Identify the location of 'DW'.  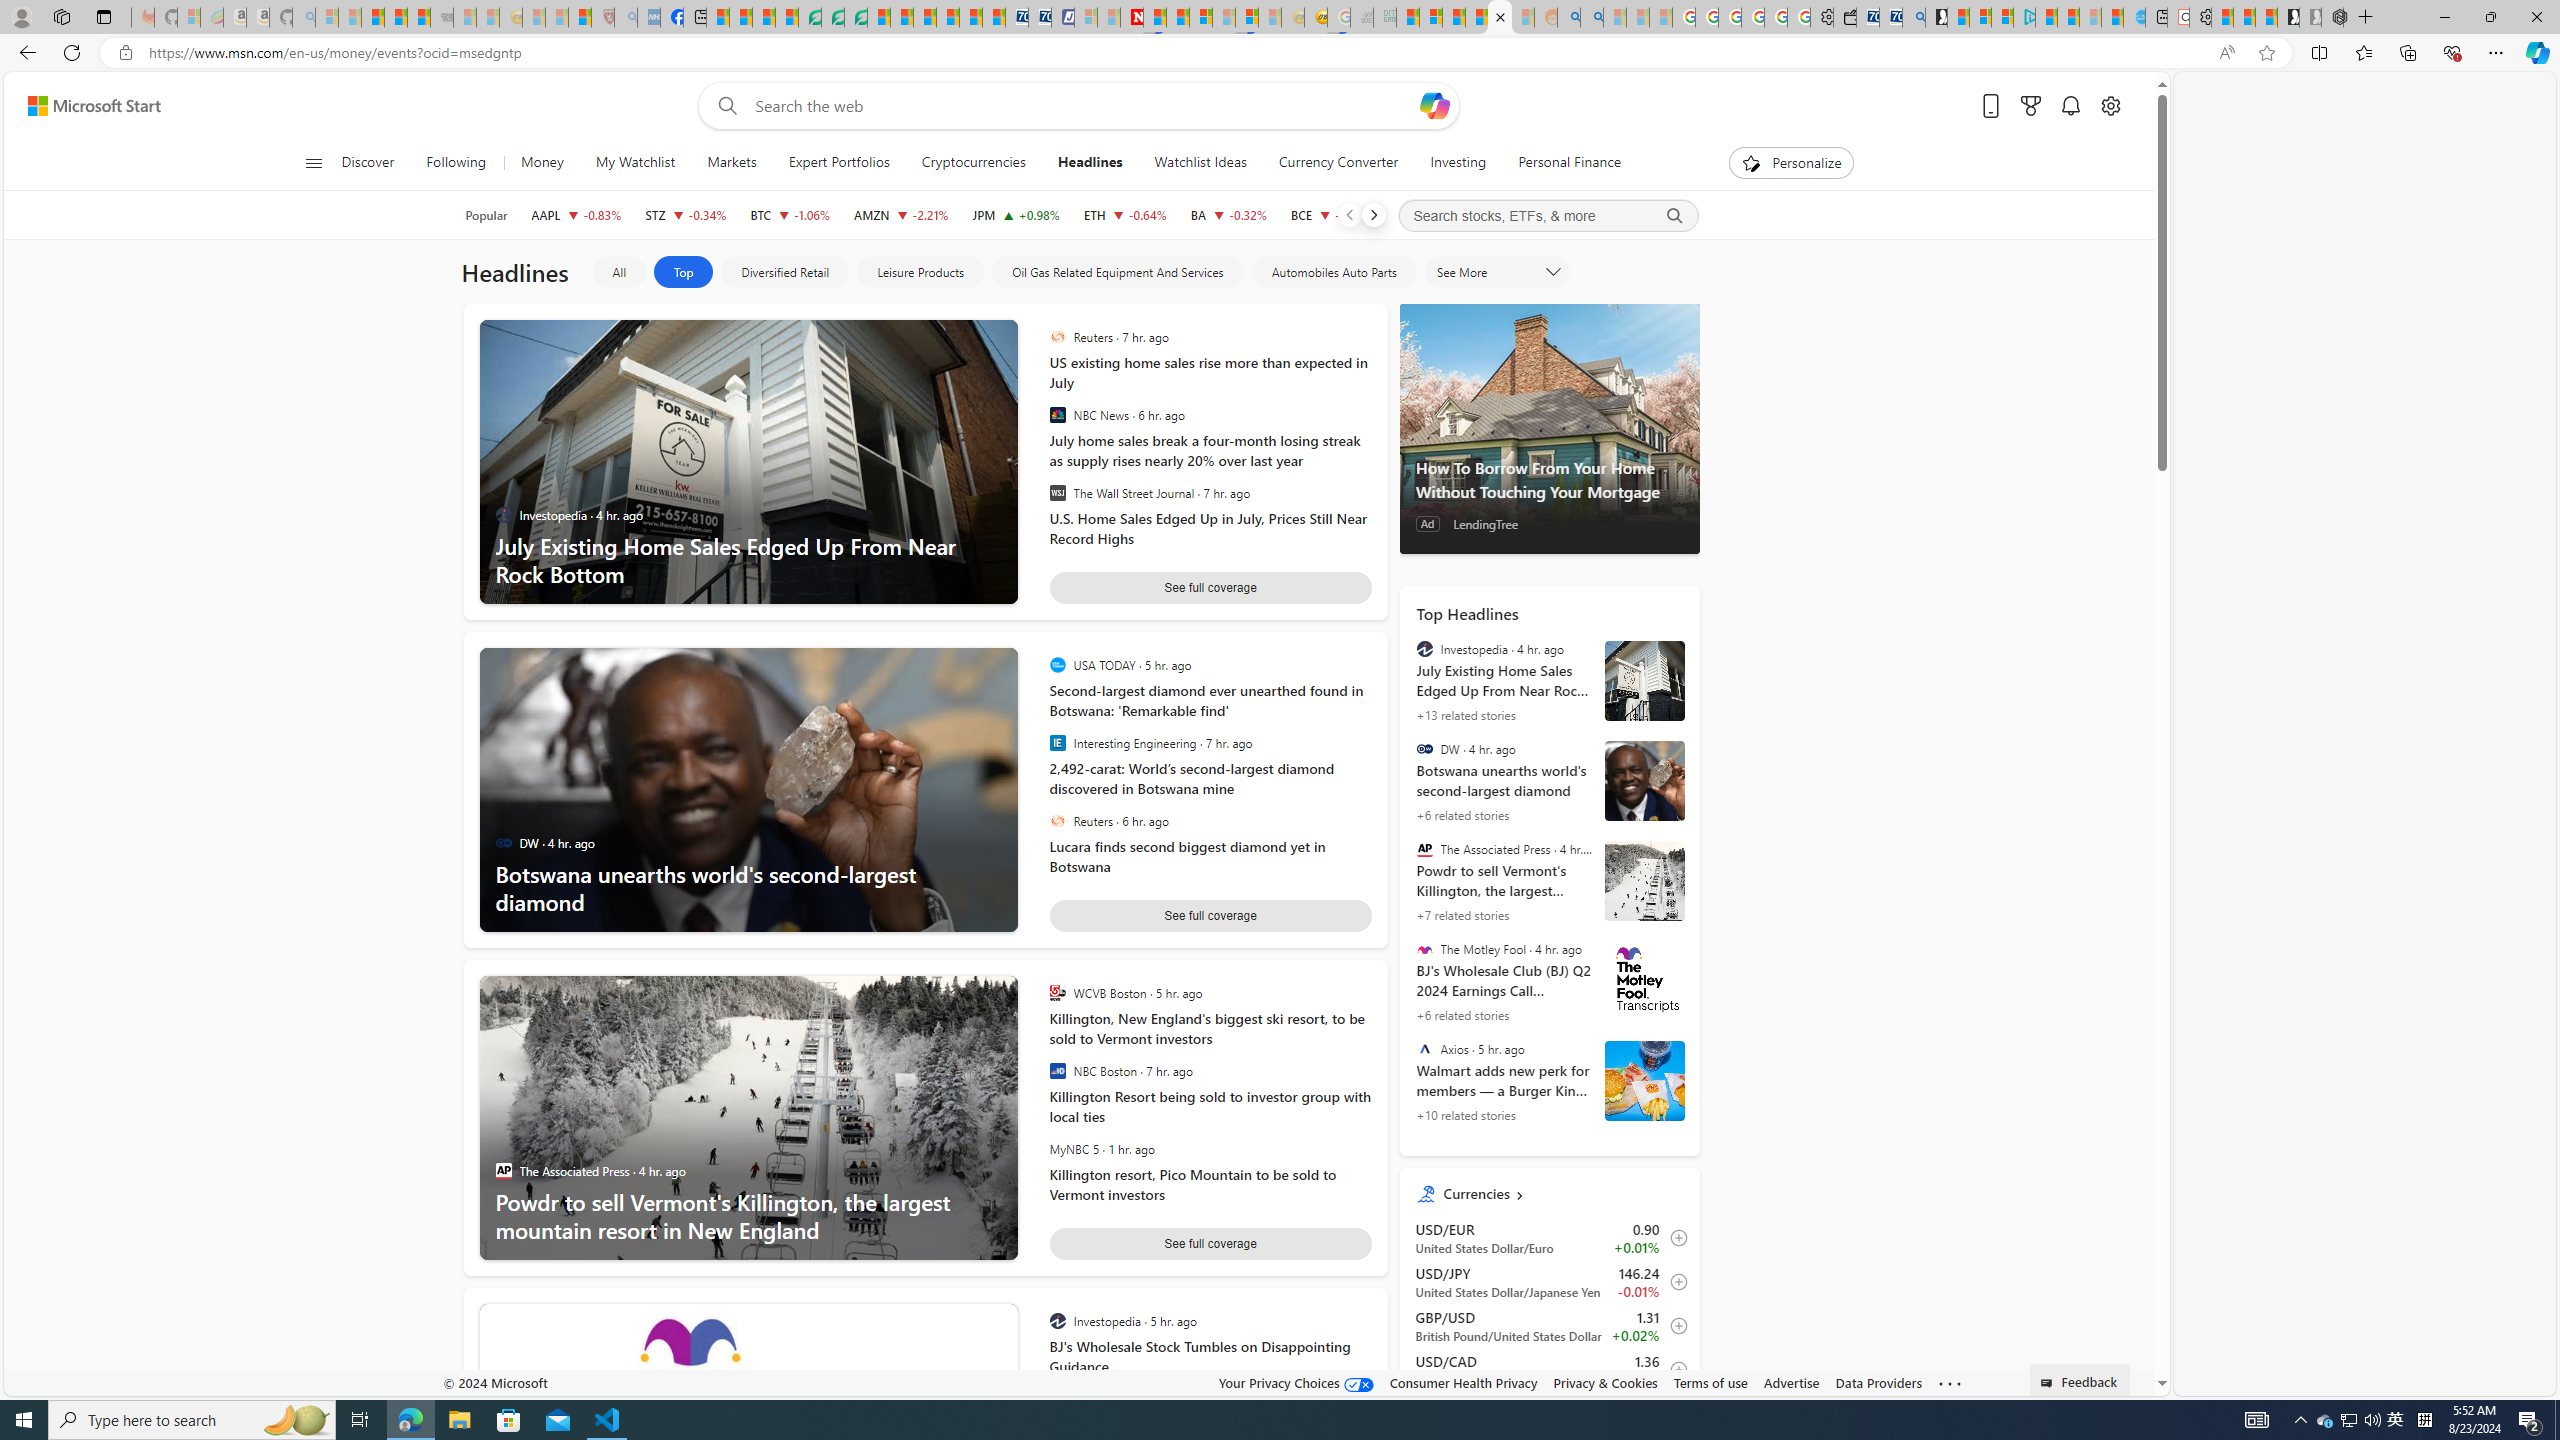
(1423, 748).